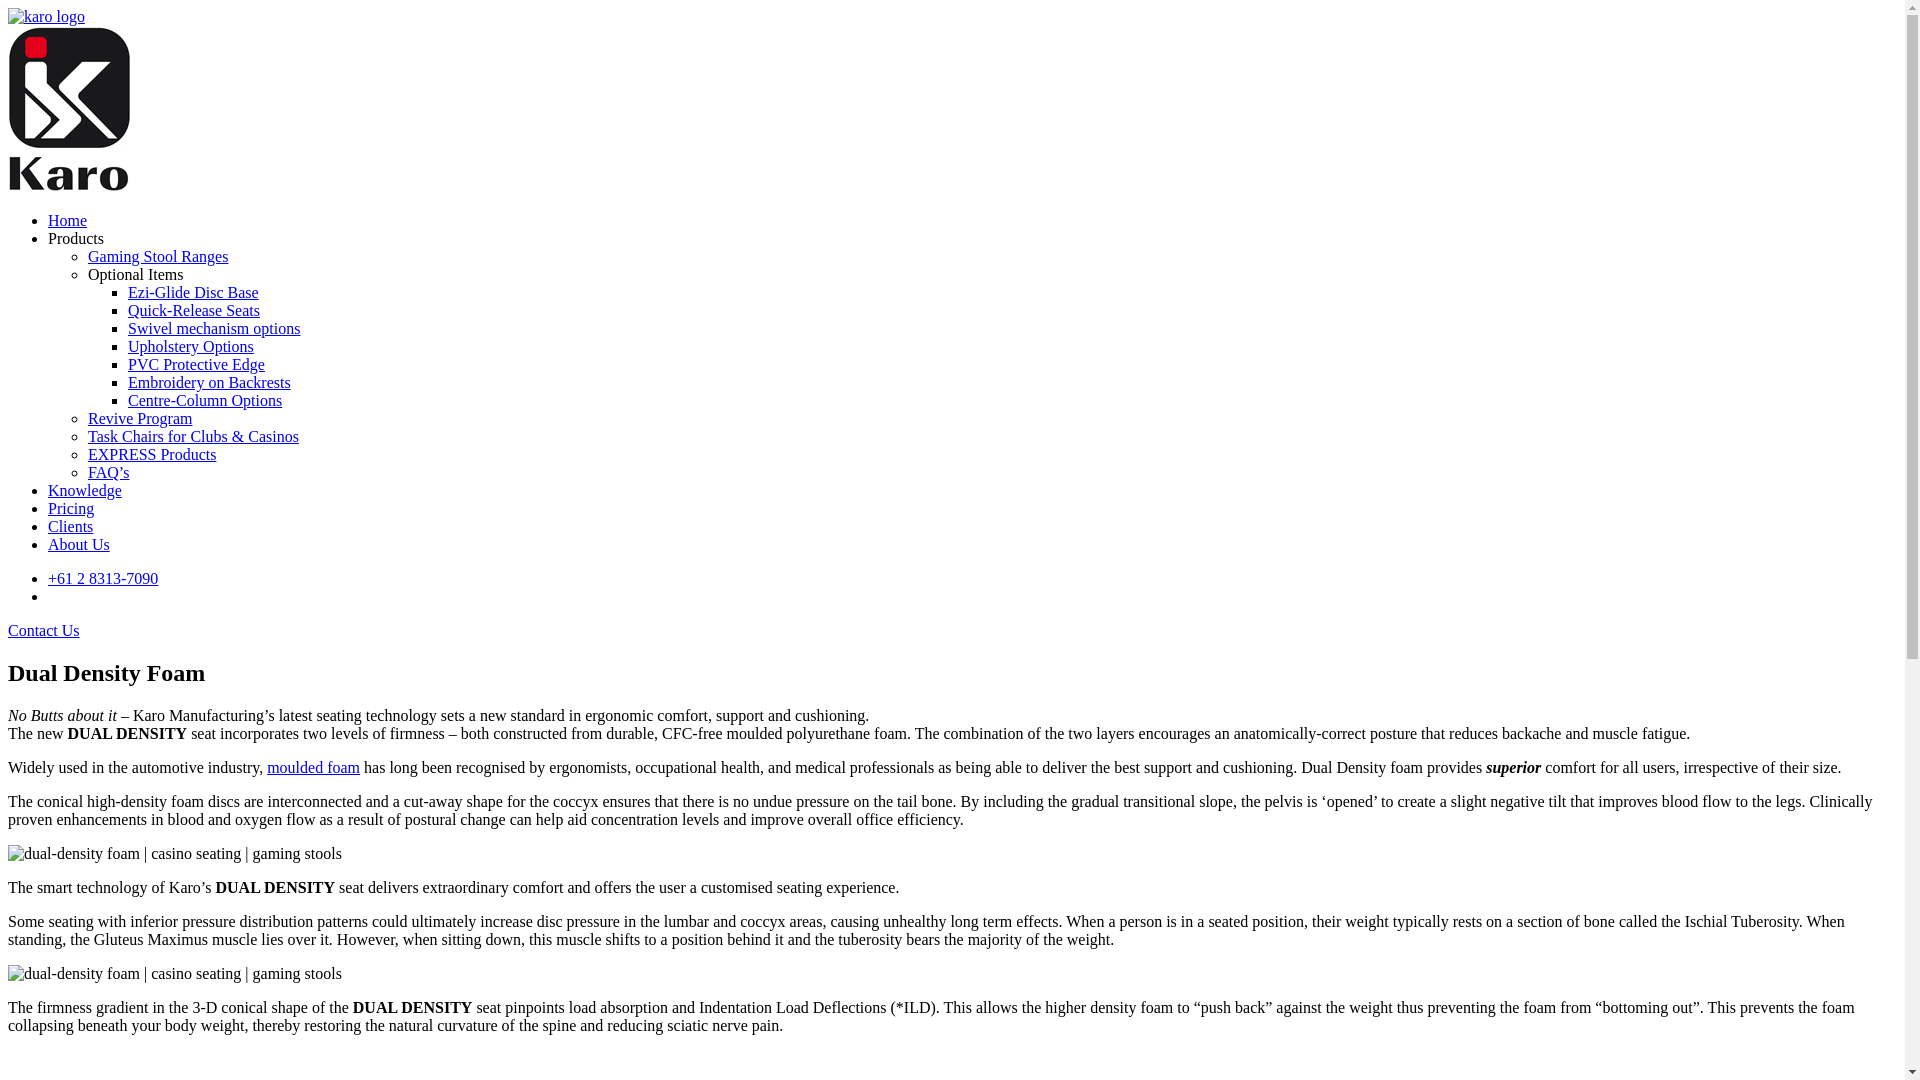 This screenshot has width=1920, height=1080. What do you see at coordinates (191, 345) in the screenshot?
I see `'Upholstery Options'` at bounding box center [191, 345].